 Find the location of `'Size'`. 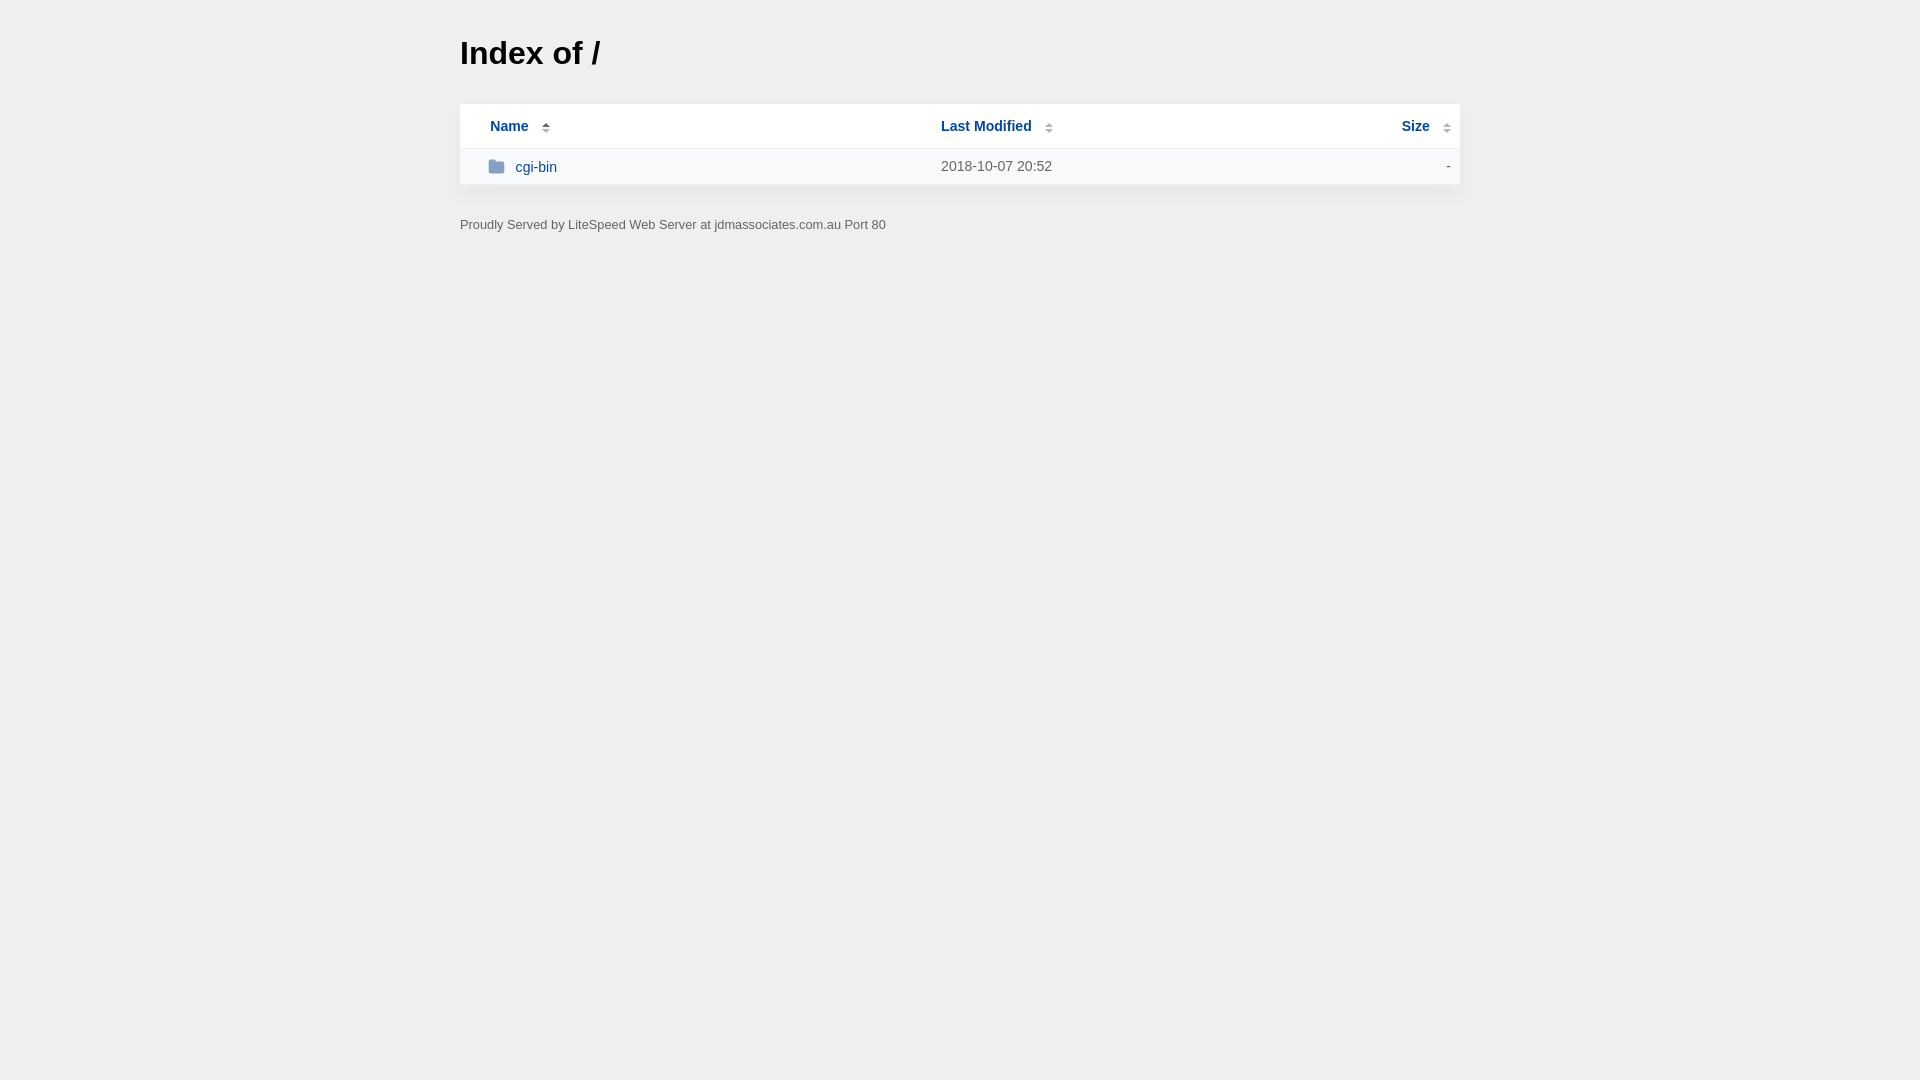

'Size' is located at coordinates (1425, 126).